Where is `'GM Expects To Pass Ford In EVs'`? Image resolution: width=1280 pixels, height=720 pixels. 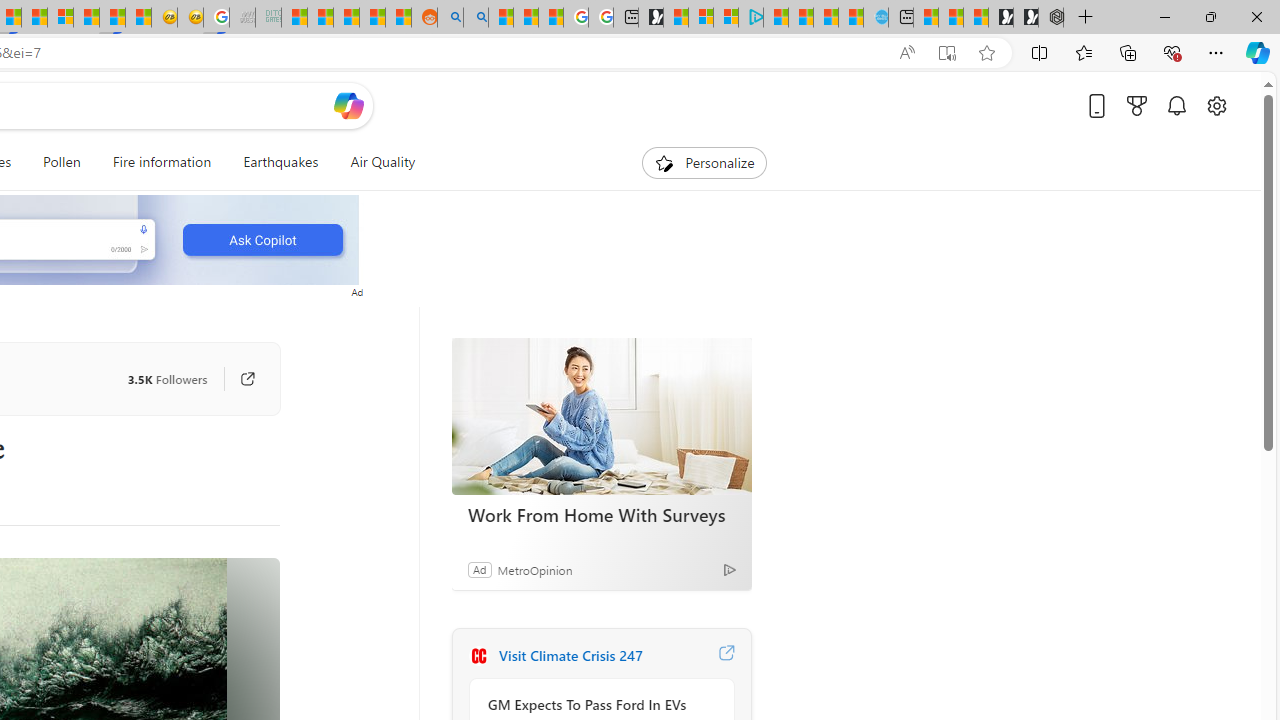
'GM Expects To Pass Ford In EVs' is located at coordinates (595, 703).